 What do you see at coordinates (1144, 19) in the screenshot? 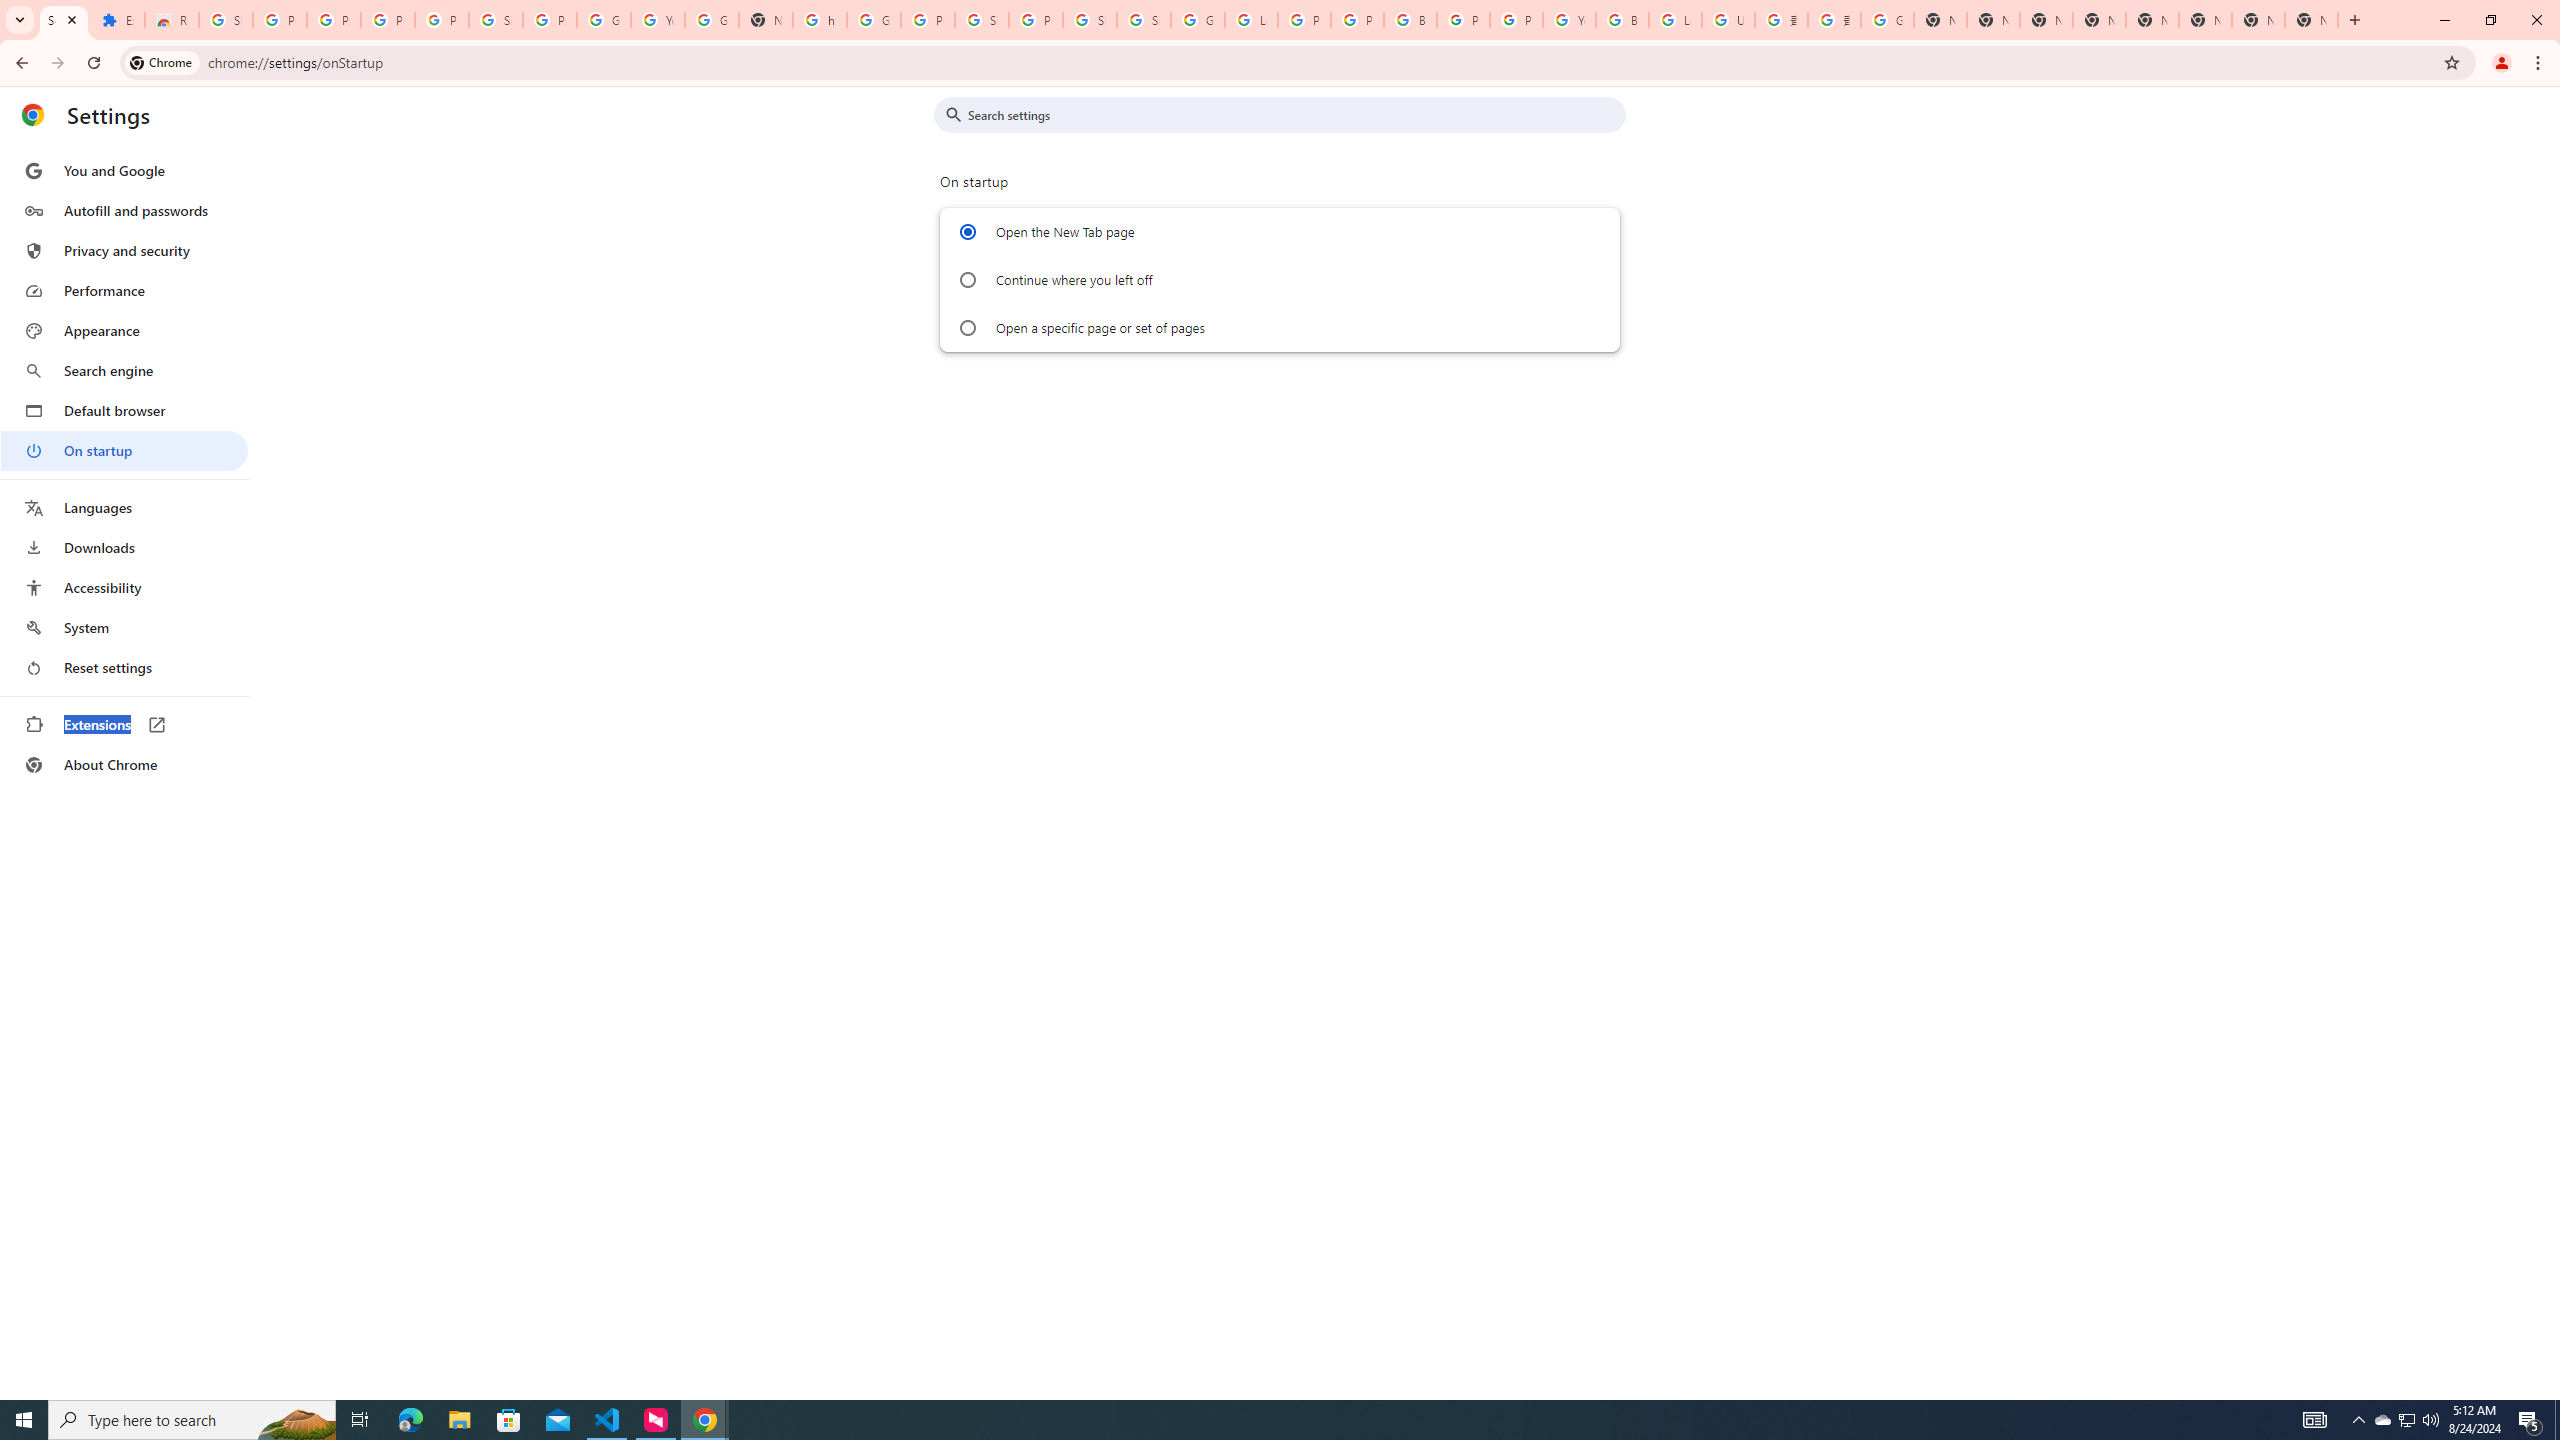
I see `'Sign in - Google Accounts'` at bounding box center [1144, 19].